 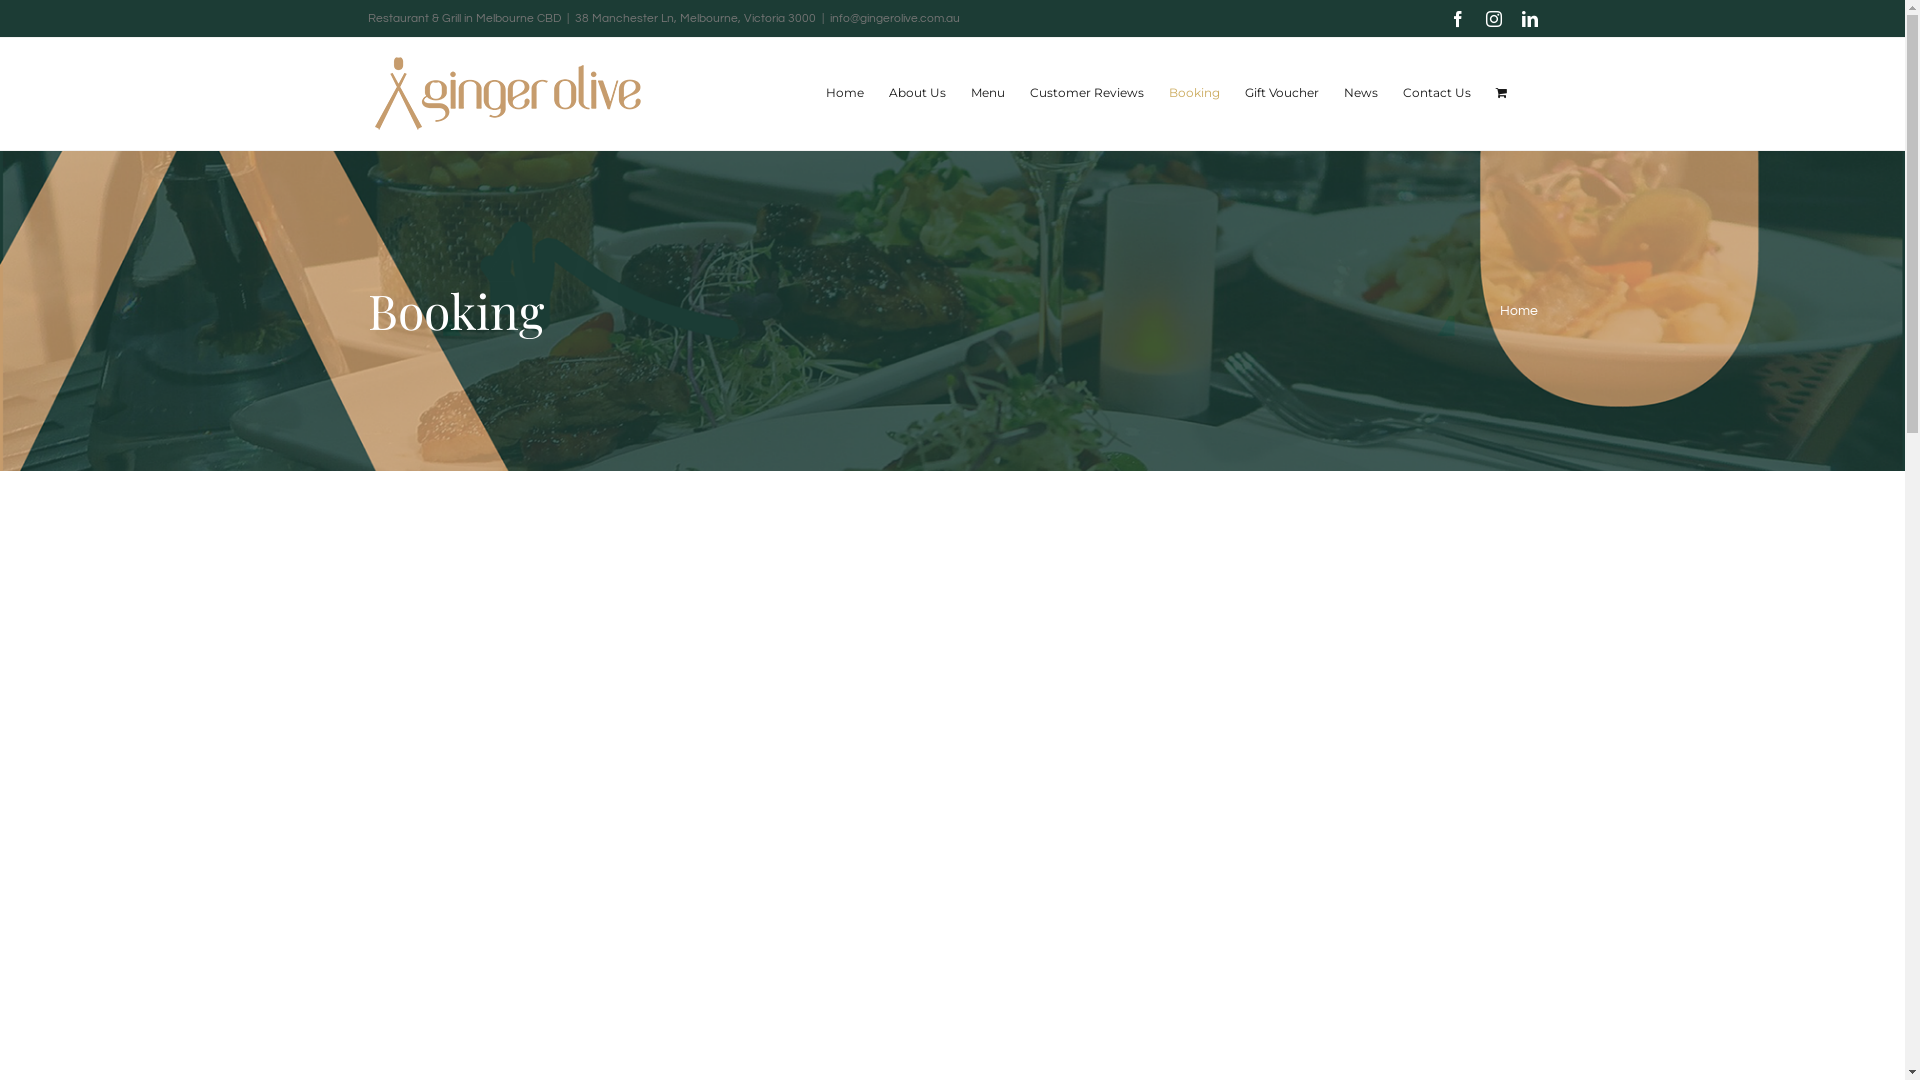 I want to click on 'Customer Reviews', so click(x=1030, y=92).